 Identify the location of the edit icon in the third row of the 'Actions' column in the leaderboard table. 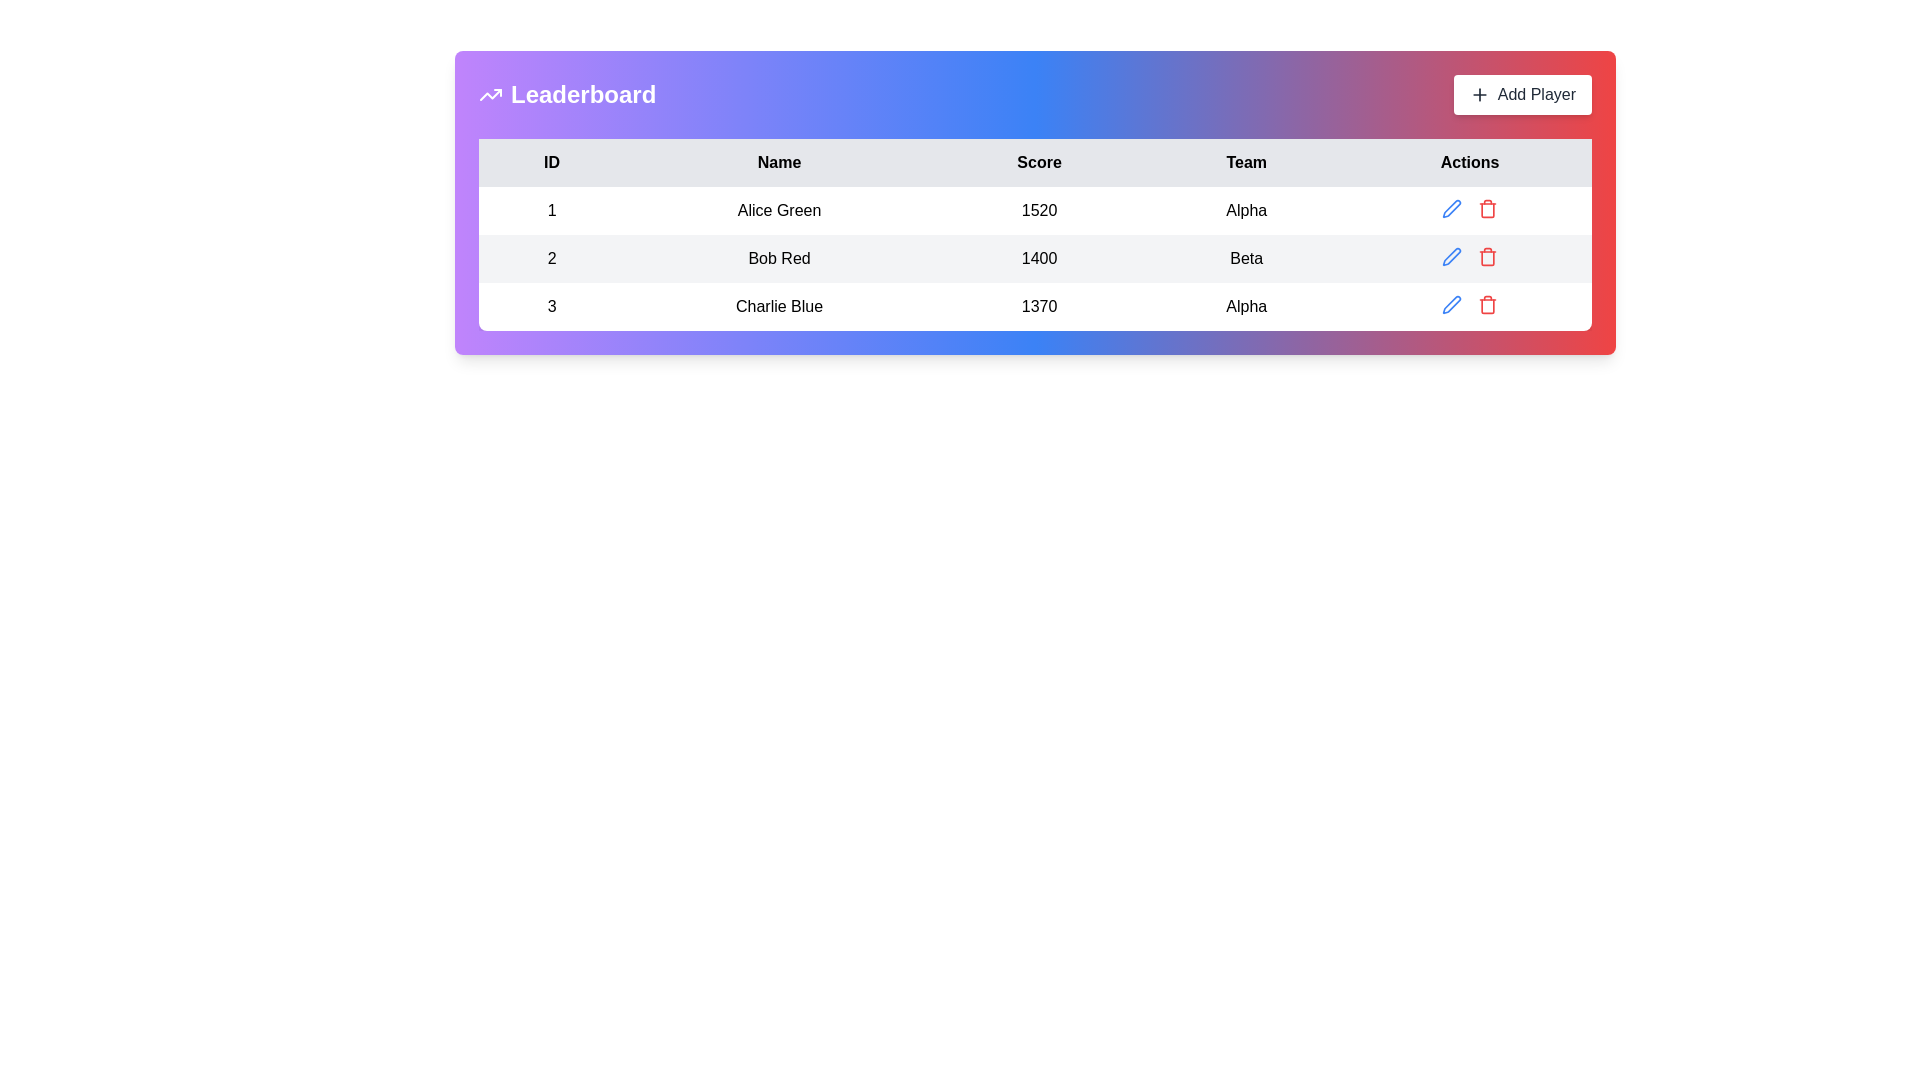
(1452, 208).